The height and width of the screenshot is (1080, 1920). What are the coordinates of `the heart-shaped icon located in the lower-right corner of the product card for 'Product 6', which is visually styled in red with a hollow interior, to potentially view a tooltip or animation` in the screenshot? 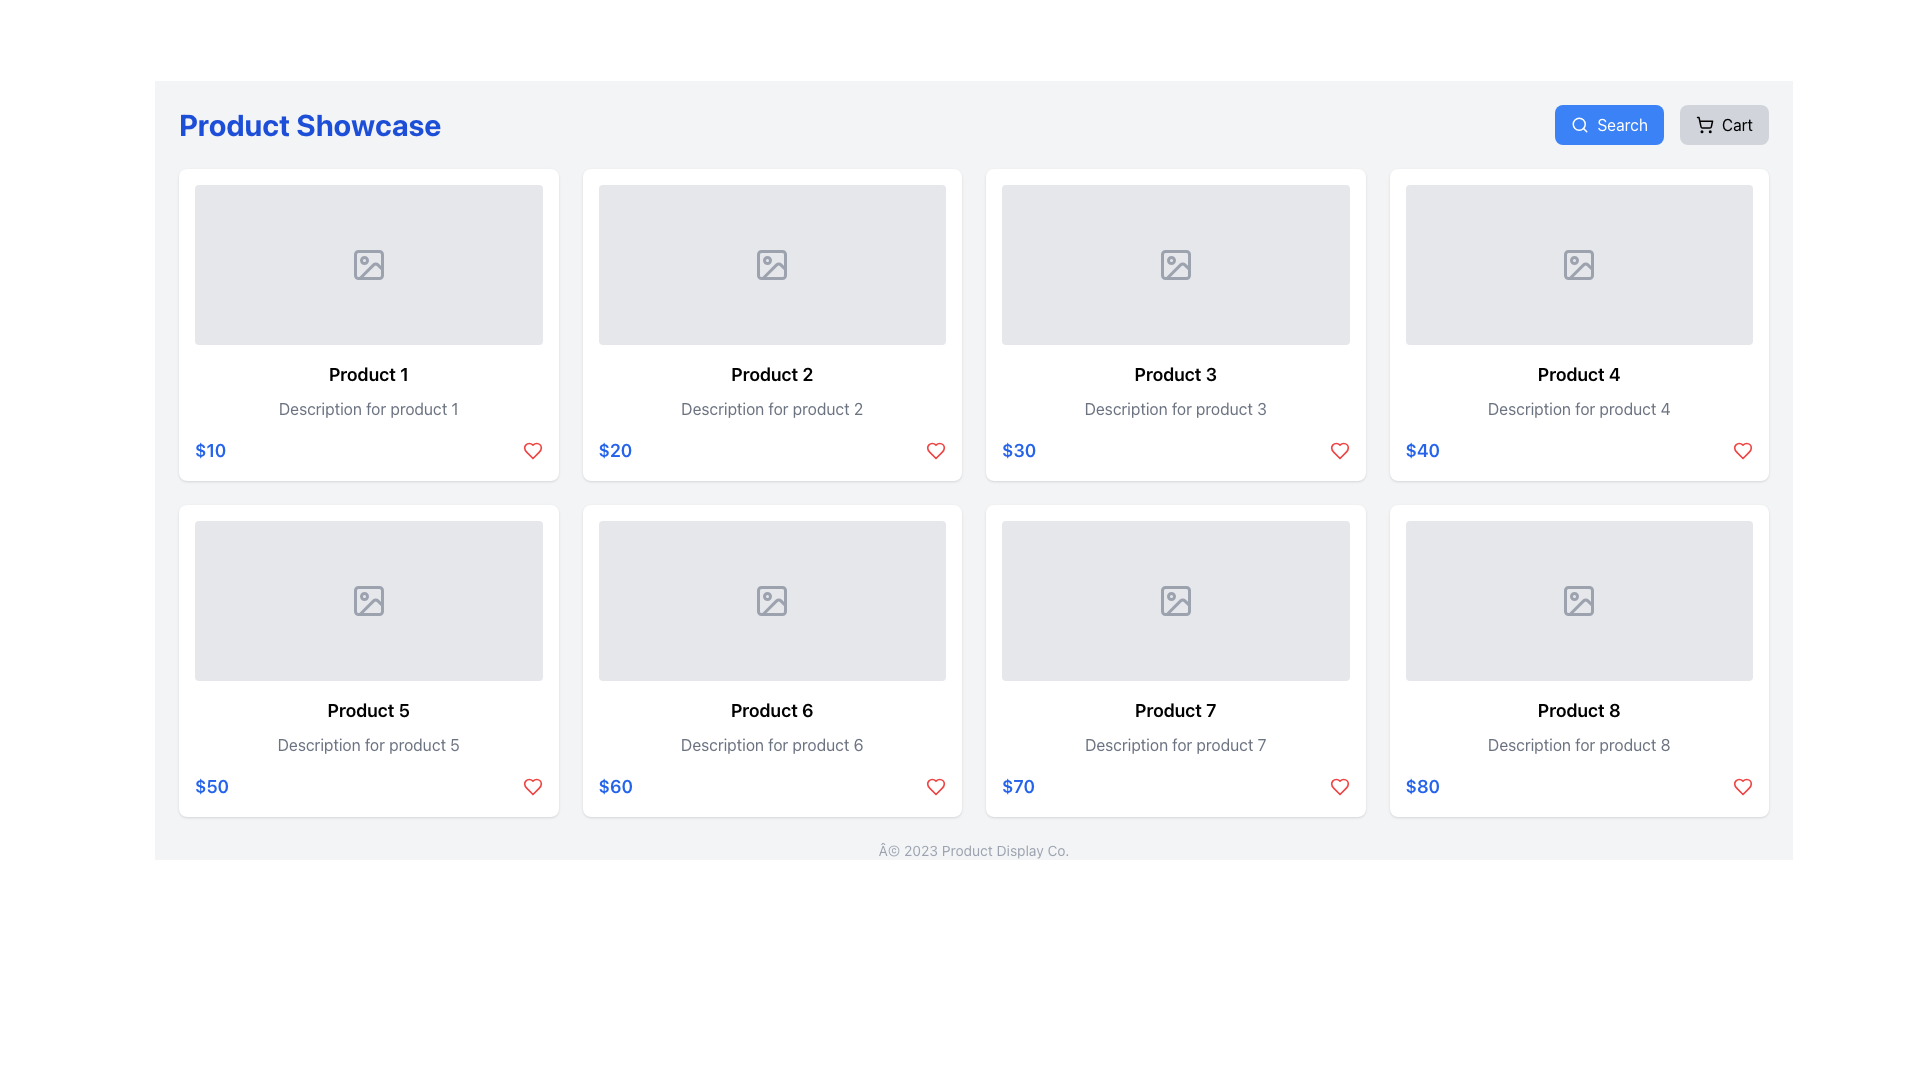 It's located at (935, 785).